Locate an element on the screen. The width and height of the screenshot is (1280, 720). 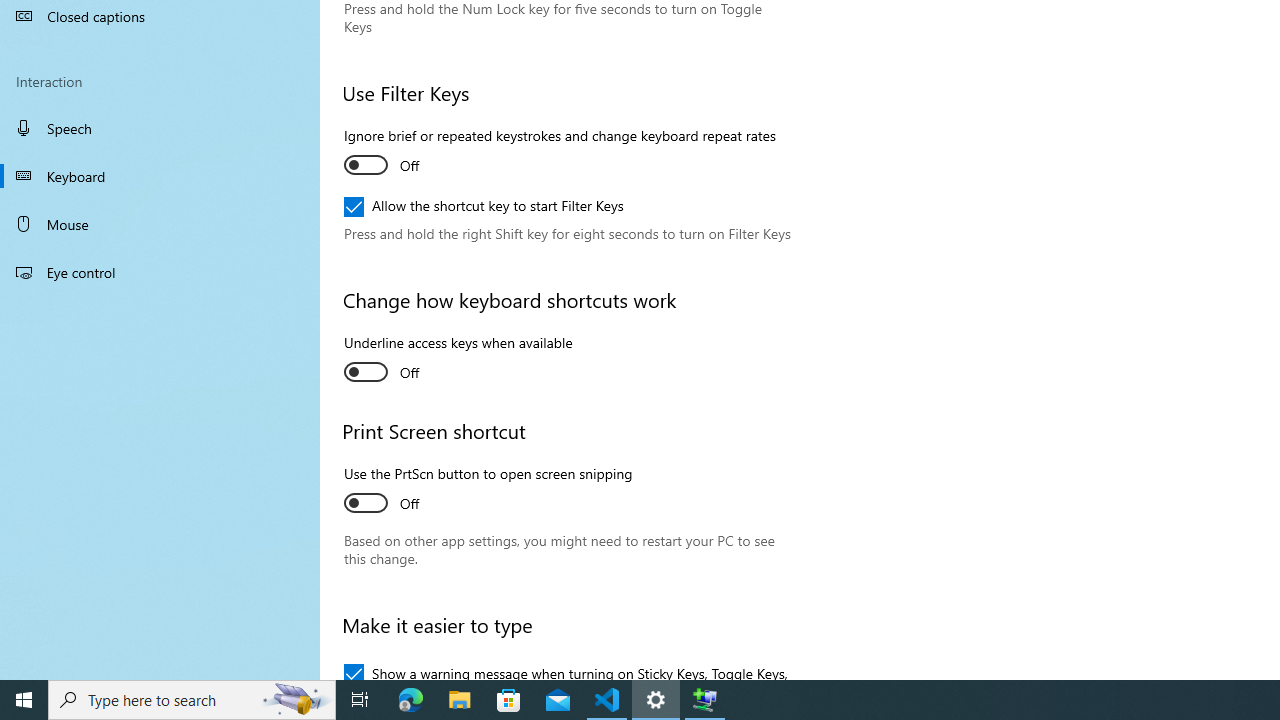
'Settings - 1 running window' is located at coordinates (656, 698).